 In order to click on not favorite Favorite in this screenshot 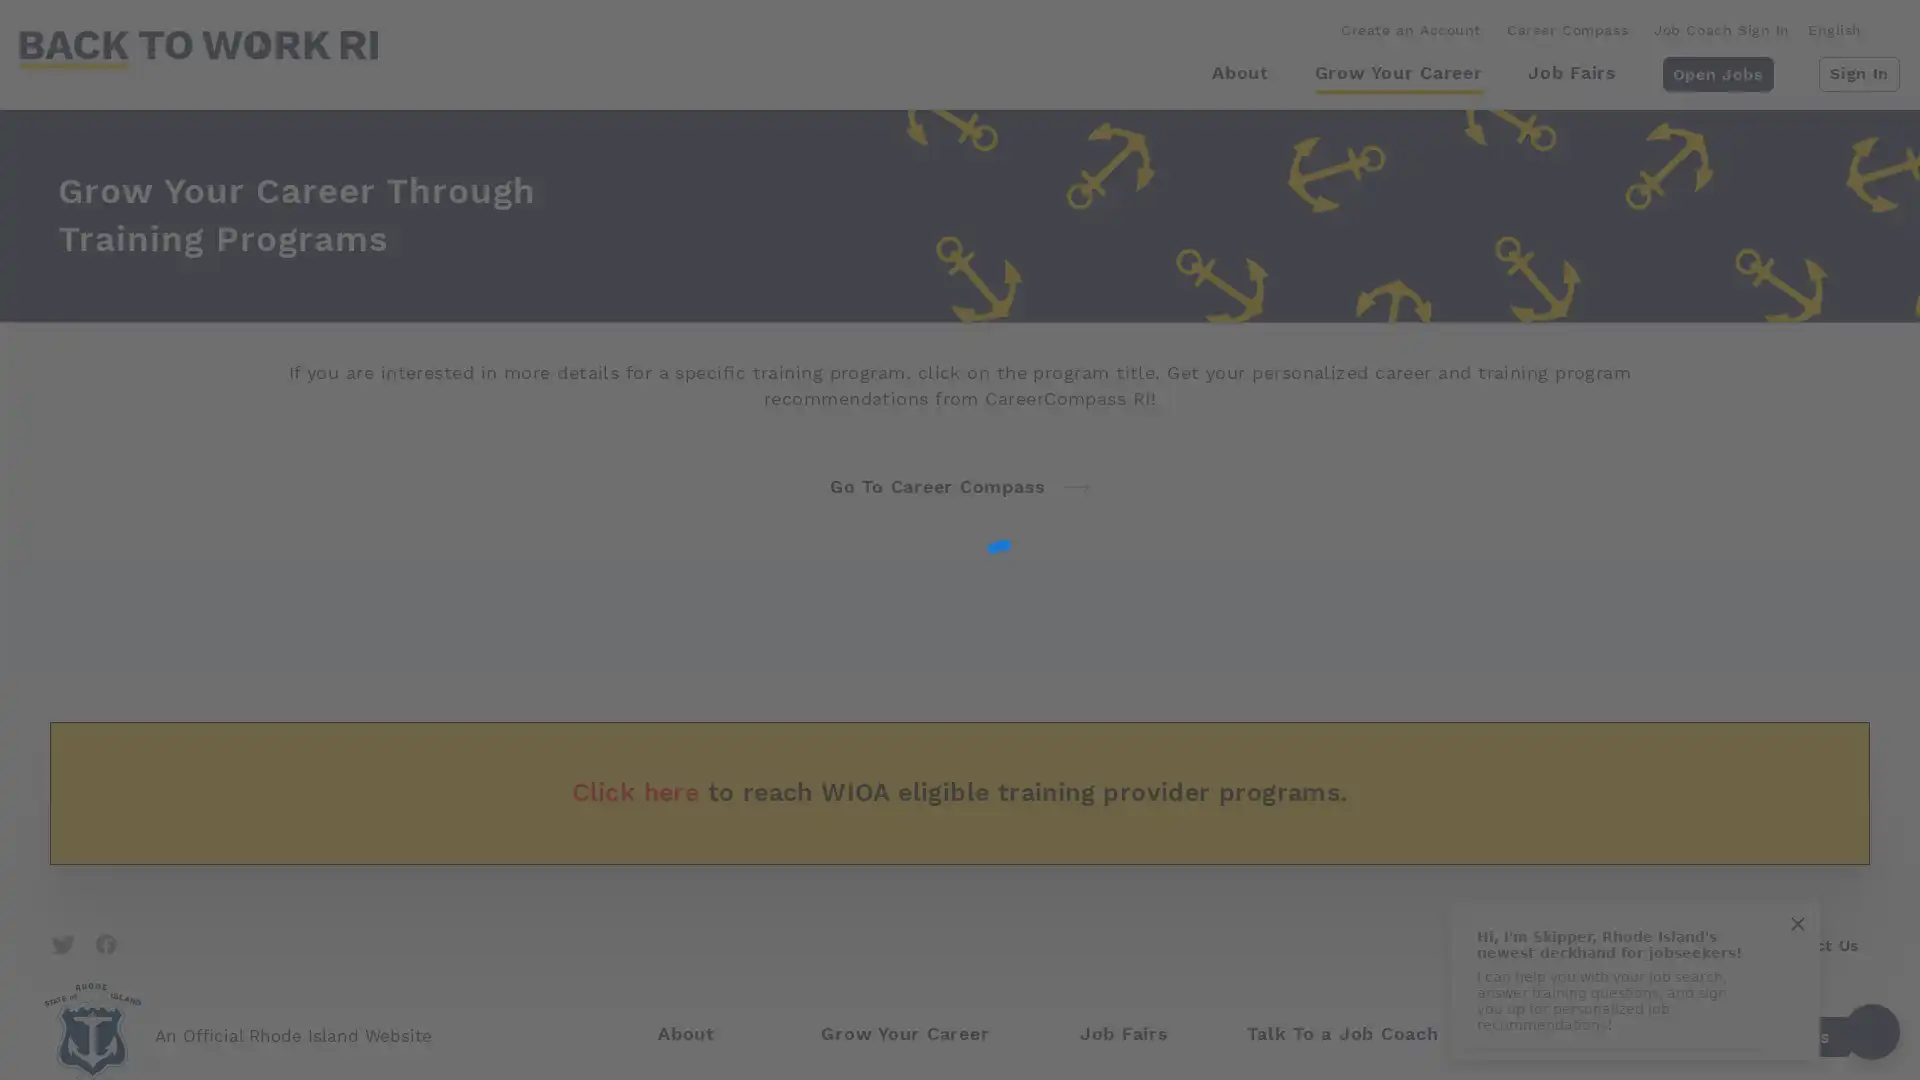, I will do `click(1779, 788)`.